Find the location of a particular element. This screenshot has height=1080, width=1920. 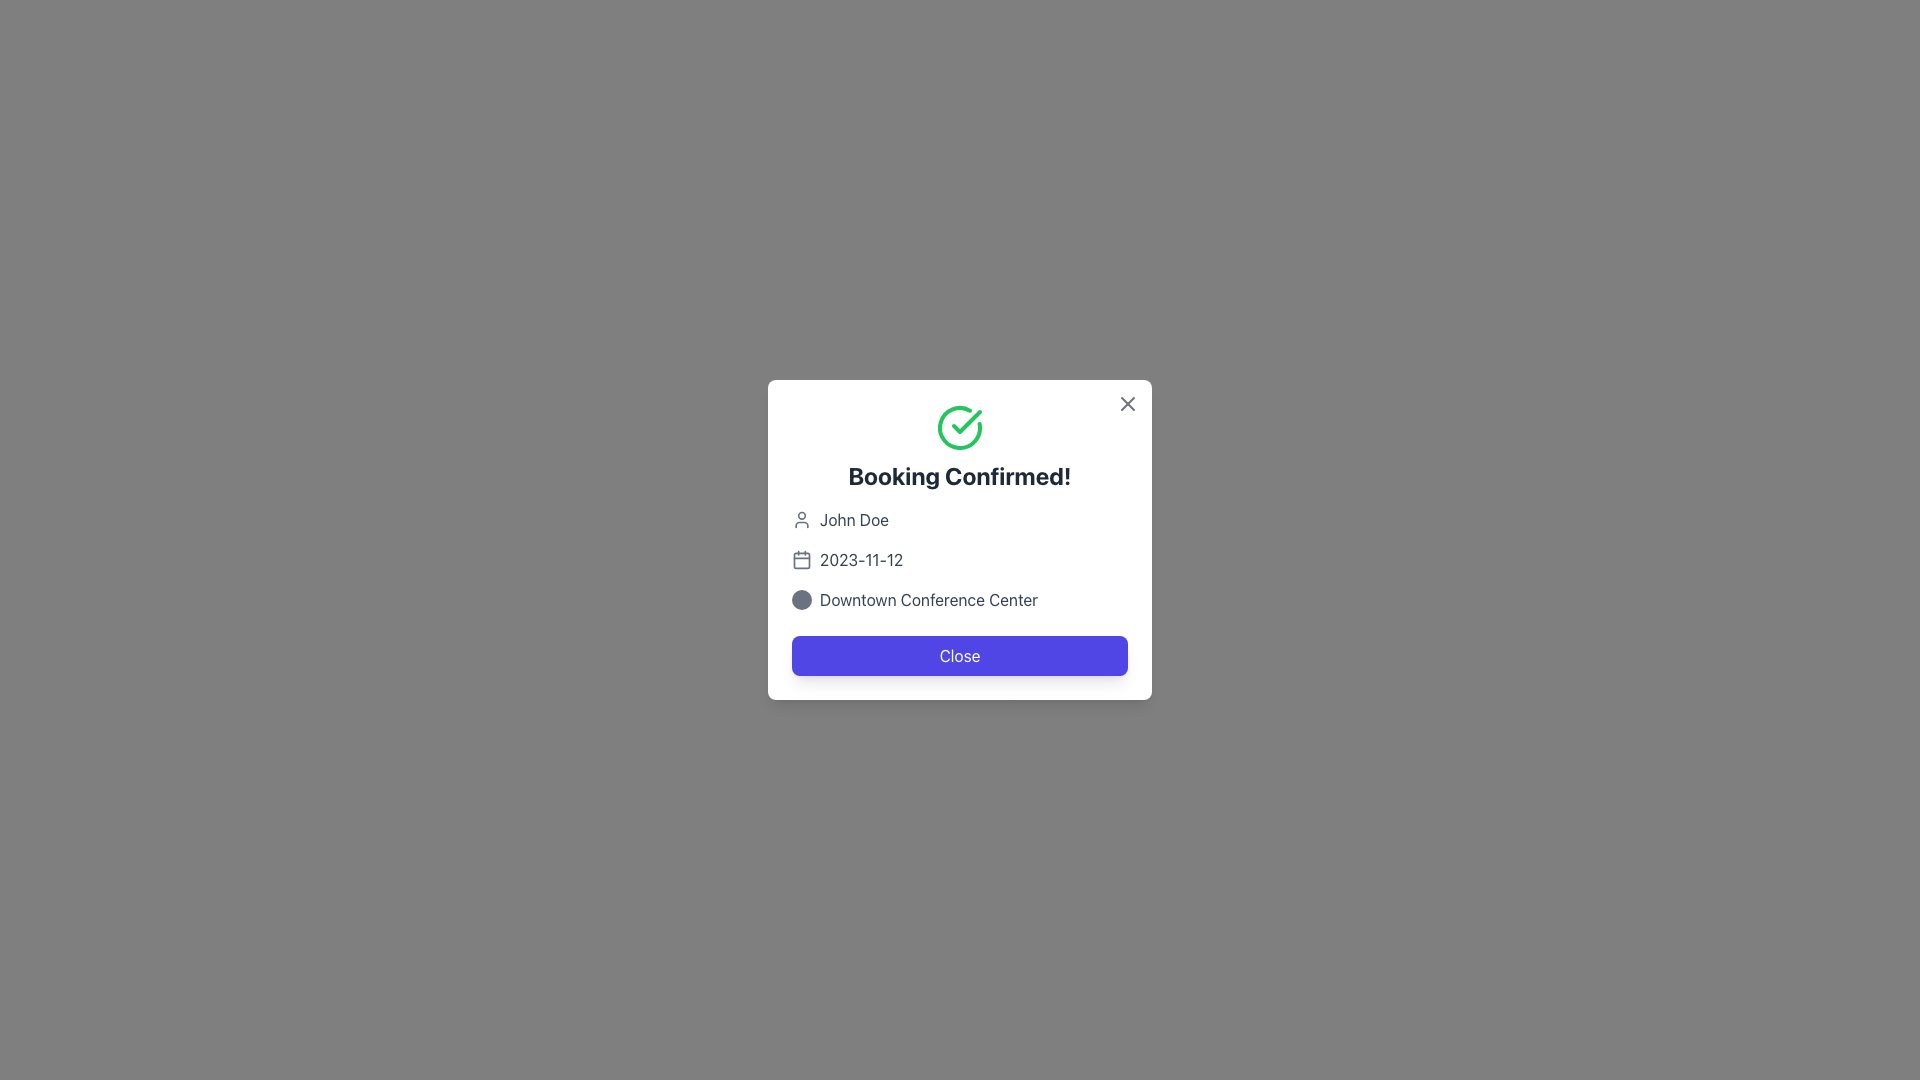

the dismiss button located at the bottom of the pop-up window is located at coordinates (960, 655).